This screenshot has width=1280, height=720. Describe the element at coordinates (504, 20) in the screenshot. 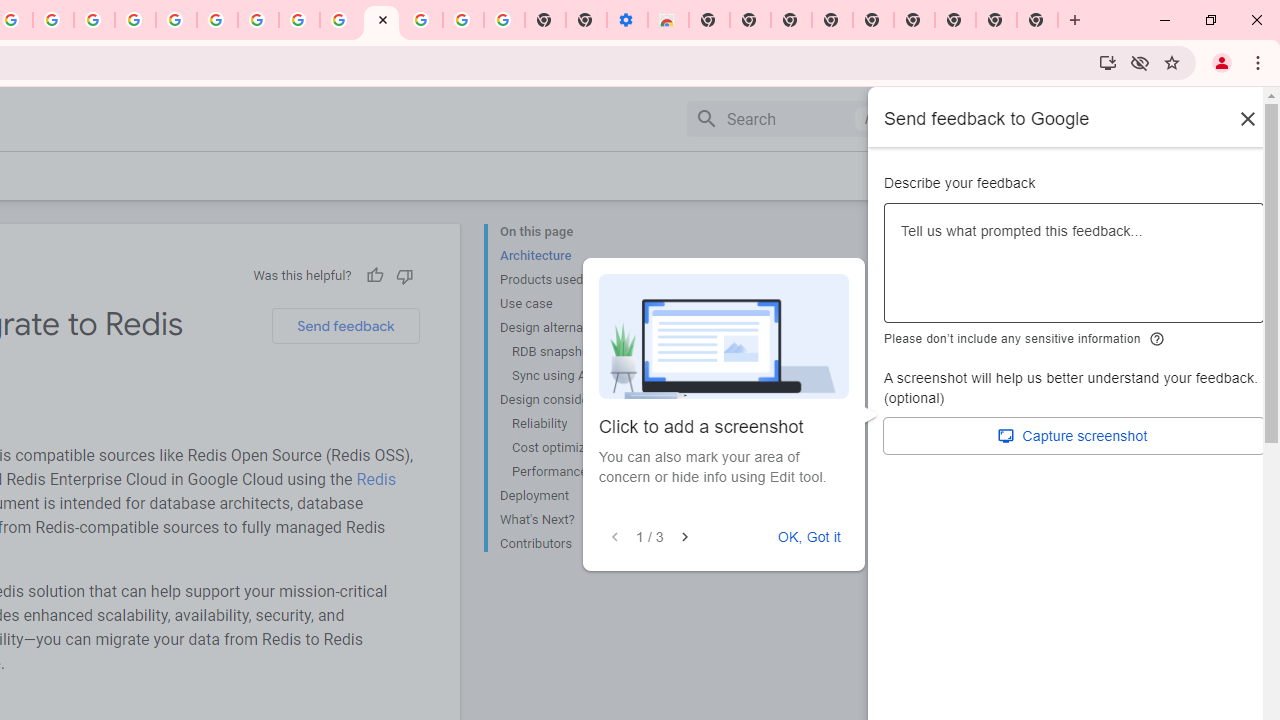

I see `'Turn cookies on or off - Computer - Google Account Help'` at that location.